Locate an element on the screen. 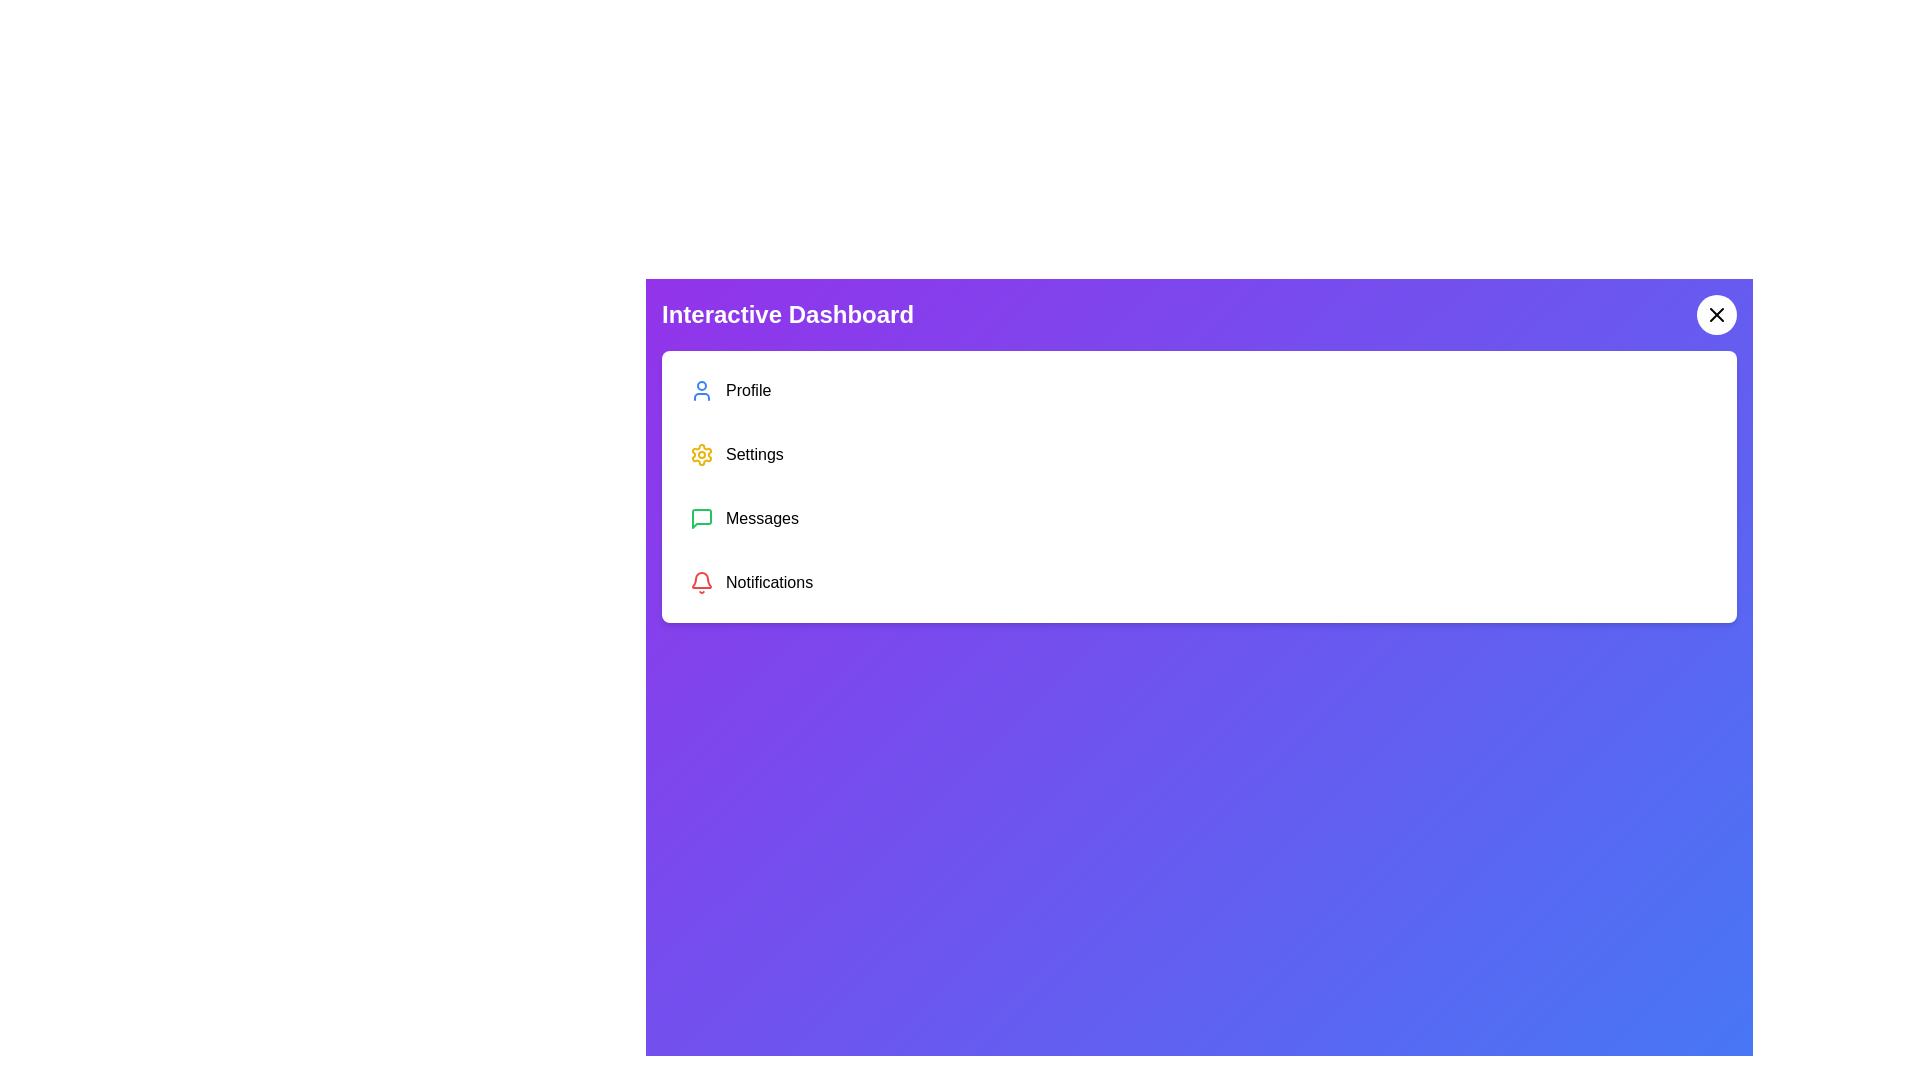 This screenshot has height=1080, width=1920. the 'Messages' navigation button is located at coordinates (1199, 518).